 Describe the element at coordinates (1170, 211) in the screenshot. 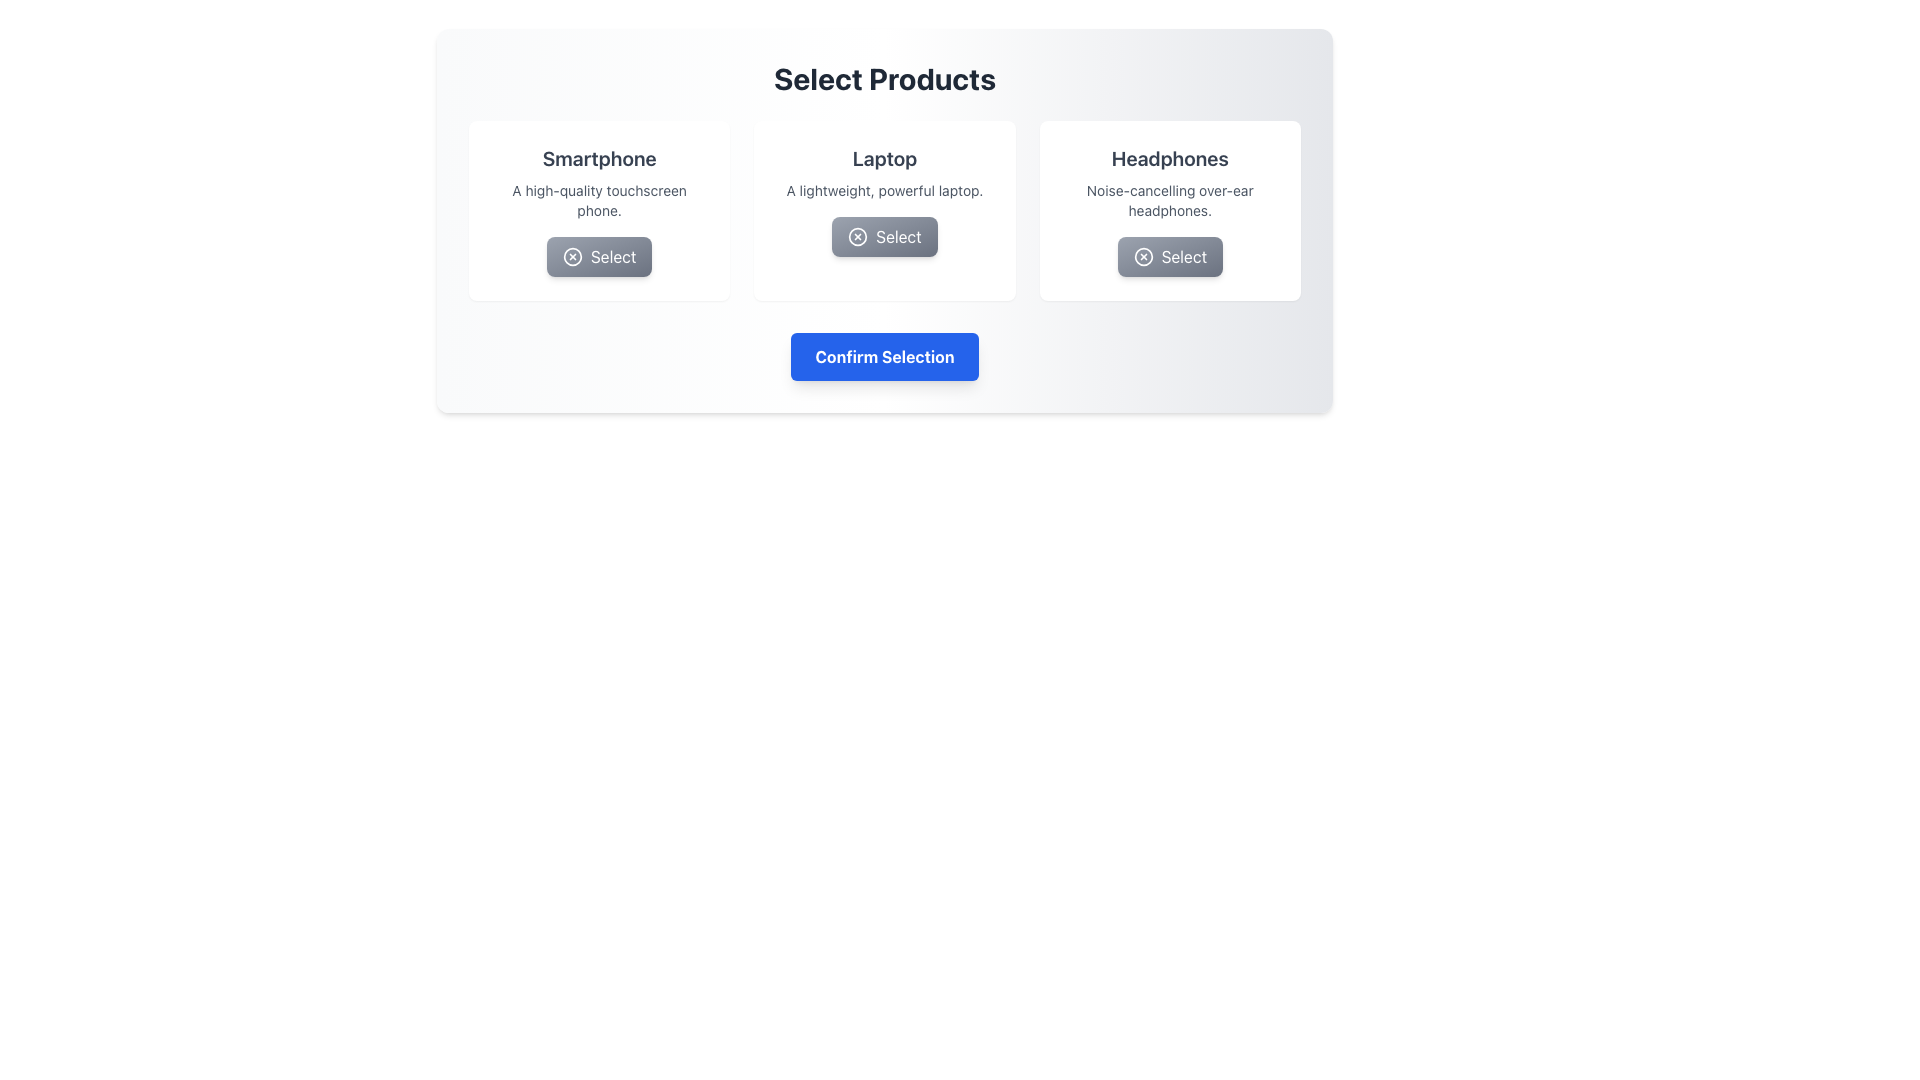

I see `the 'Select' button on the card featuring 'Headphones', which has a white background and is located in the third column of a three-column grid layout` at that location.